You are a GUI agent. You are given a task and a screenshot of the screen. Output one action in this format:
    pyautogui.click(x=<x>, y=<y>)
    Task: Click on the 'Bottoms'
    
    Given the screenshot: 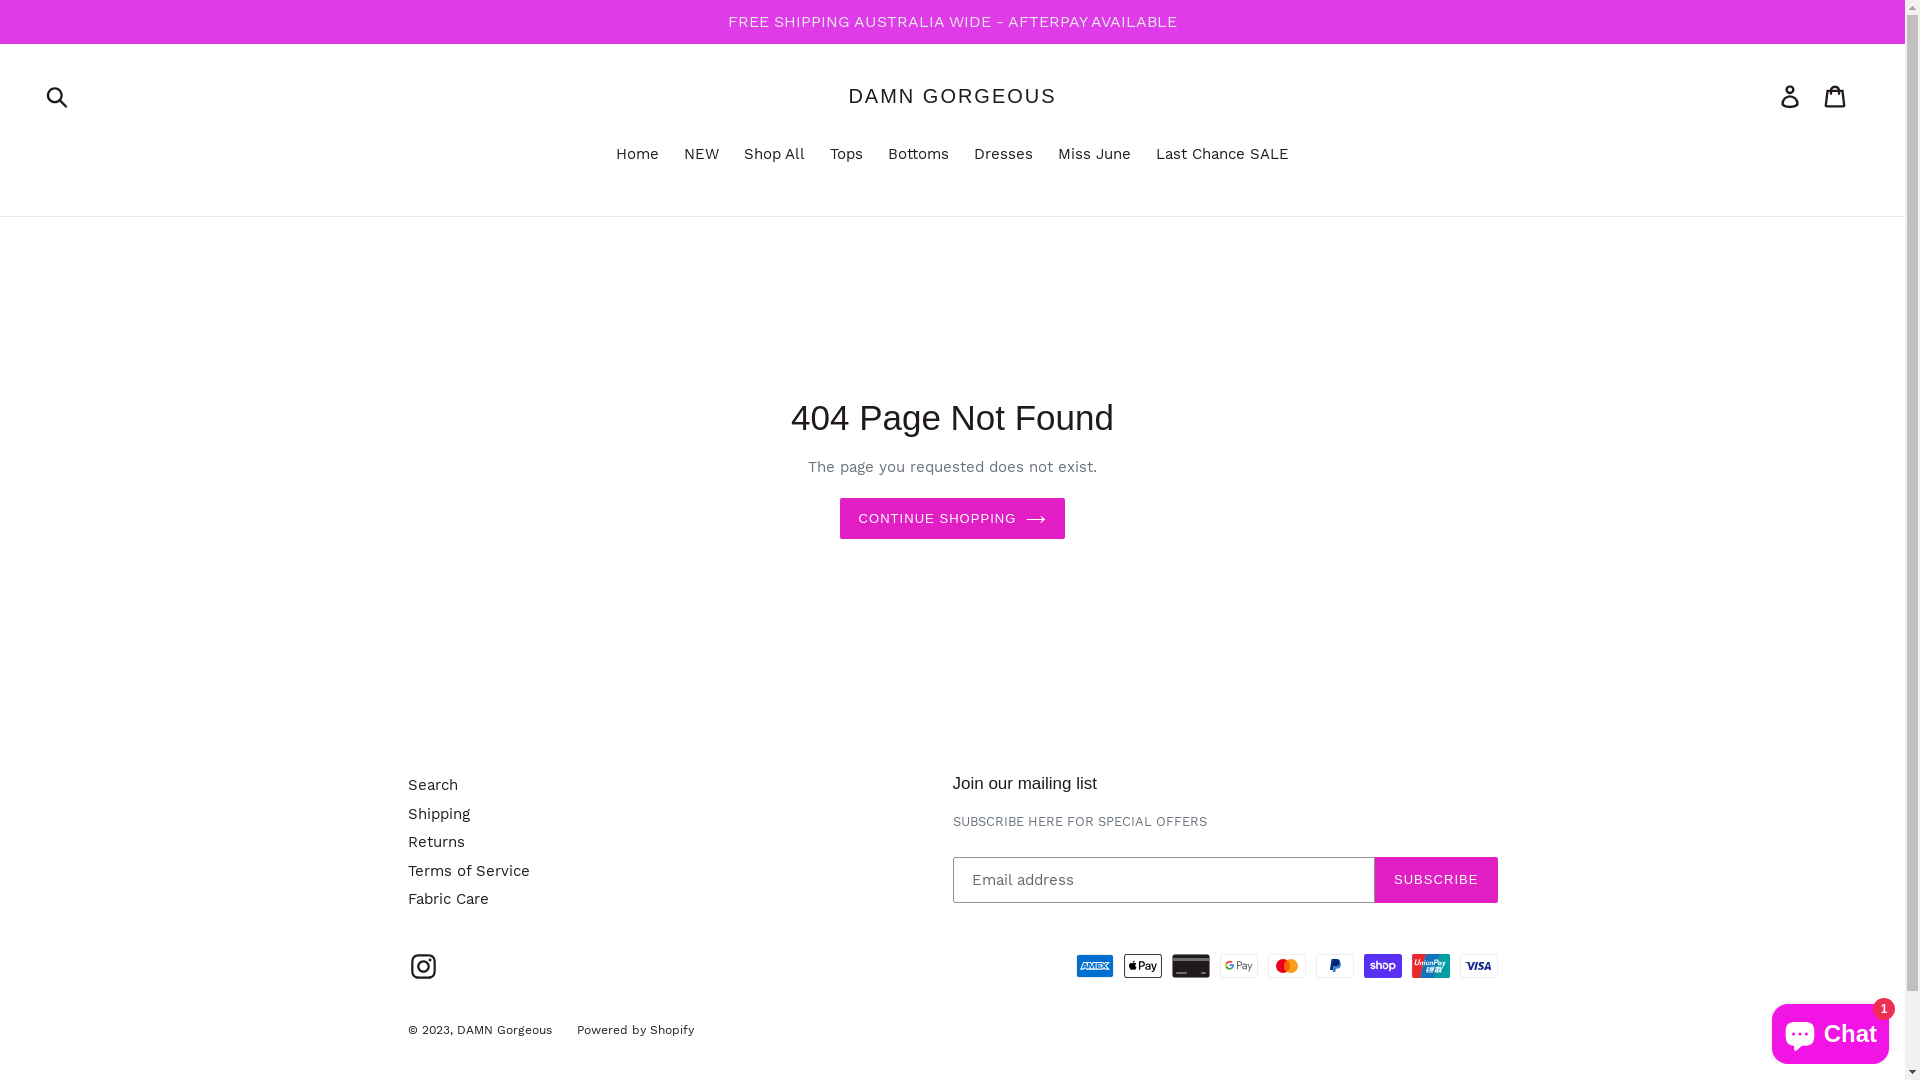 What is the action you would take?
    pyautogui.click(x=917, y=154)
    